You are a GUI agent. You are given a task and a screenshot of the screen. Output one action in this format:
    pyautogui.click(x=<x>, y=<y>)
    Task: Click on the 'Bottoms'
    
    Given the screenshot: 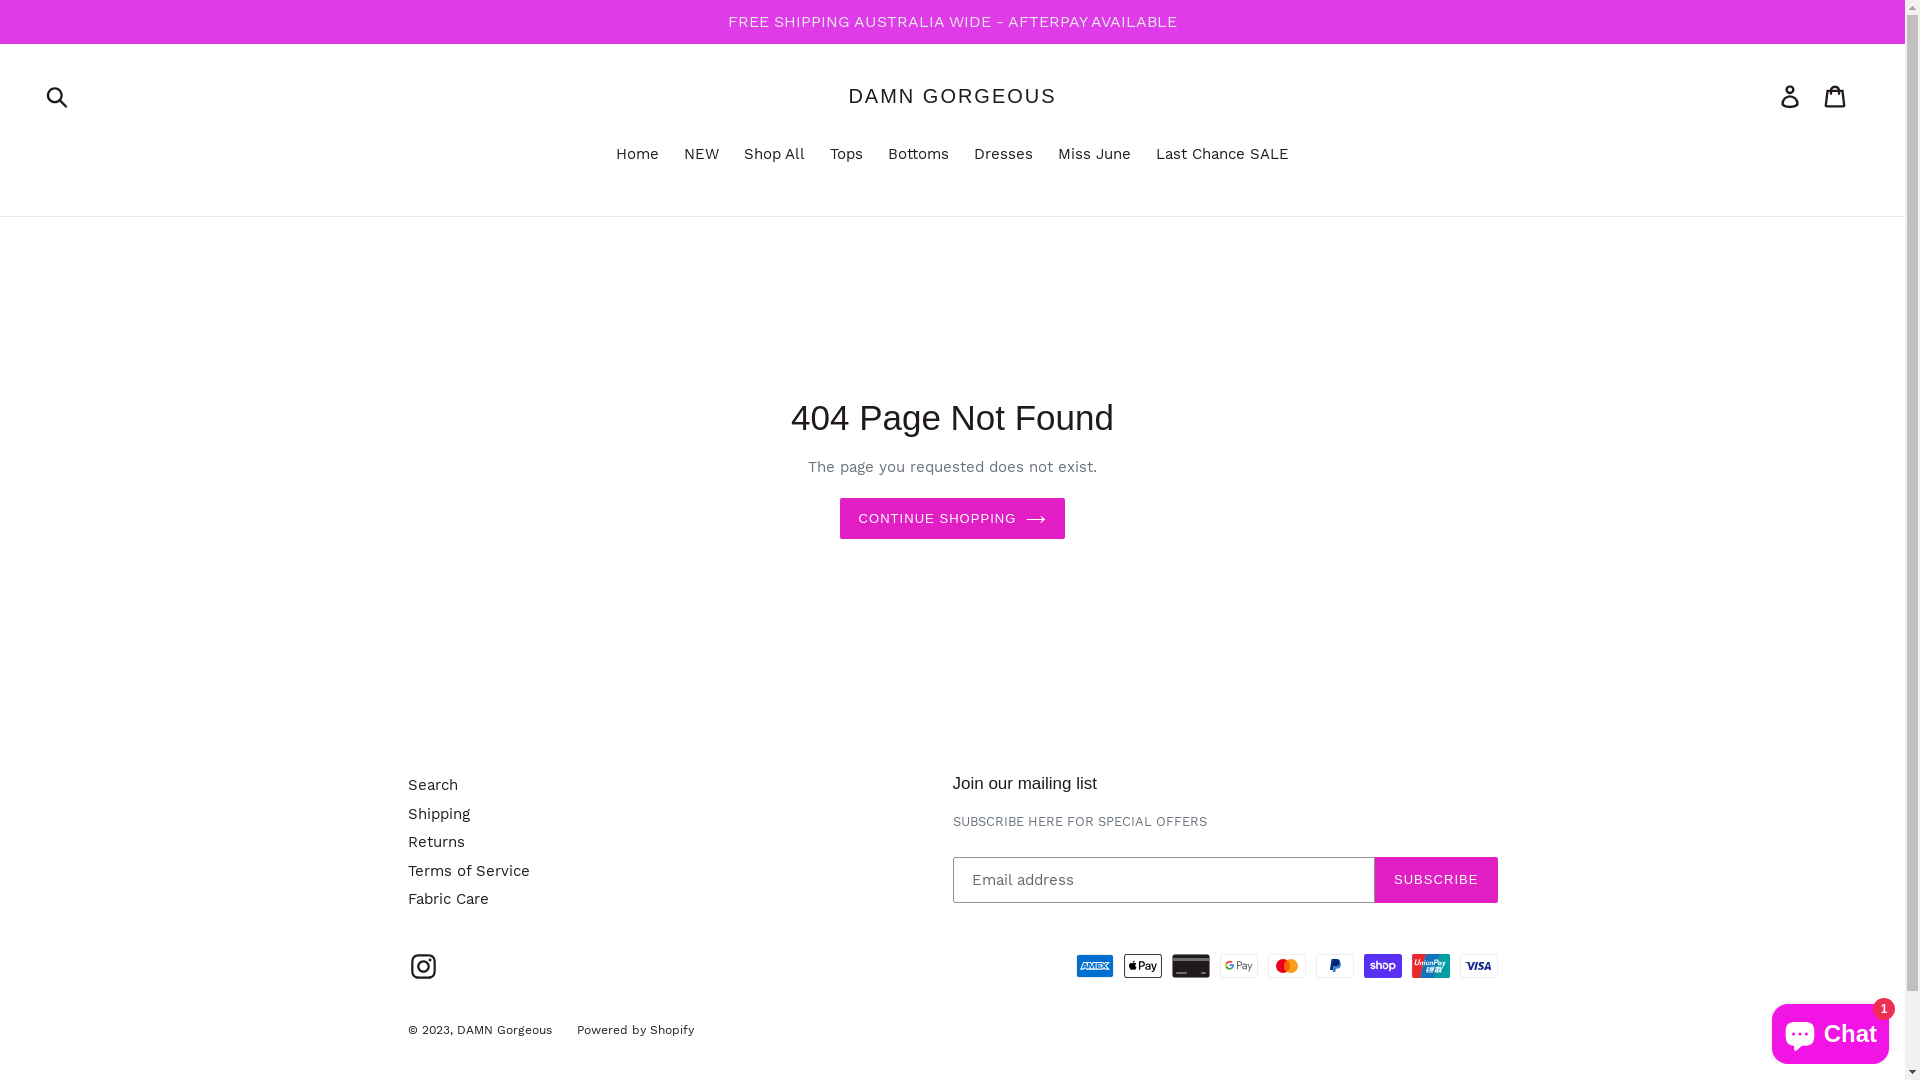 What is the action you would take?
    pyautogui.click(x=917, y=154)
    